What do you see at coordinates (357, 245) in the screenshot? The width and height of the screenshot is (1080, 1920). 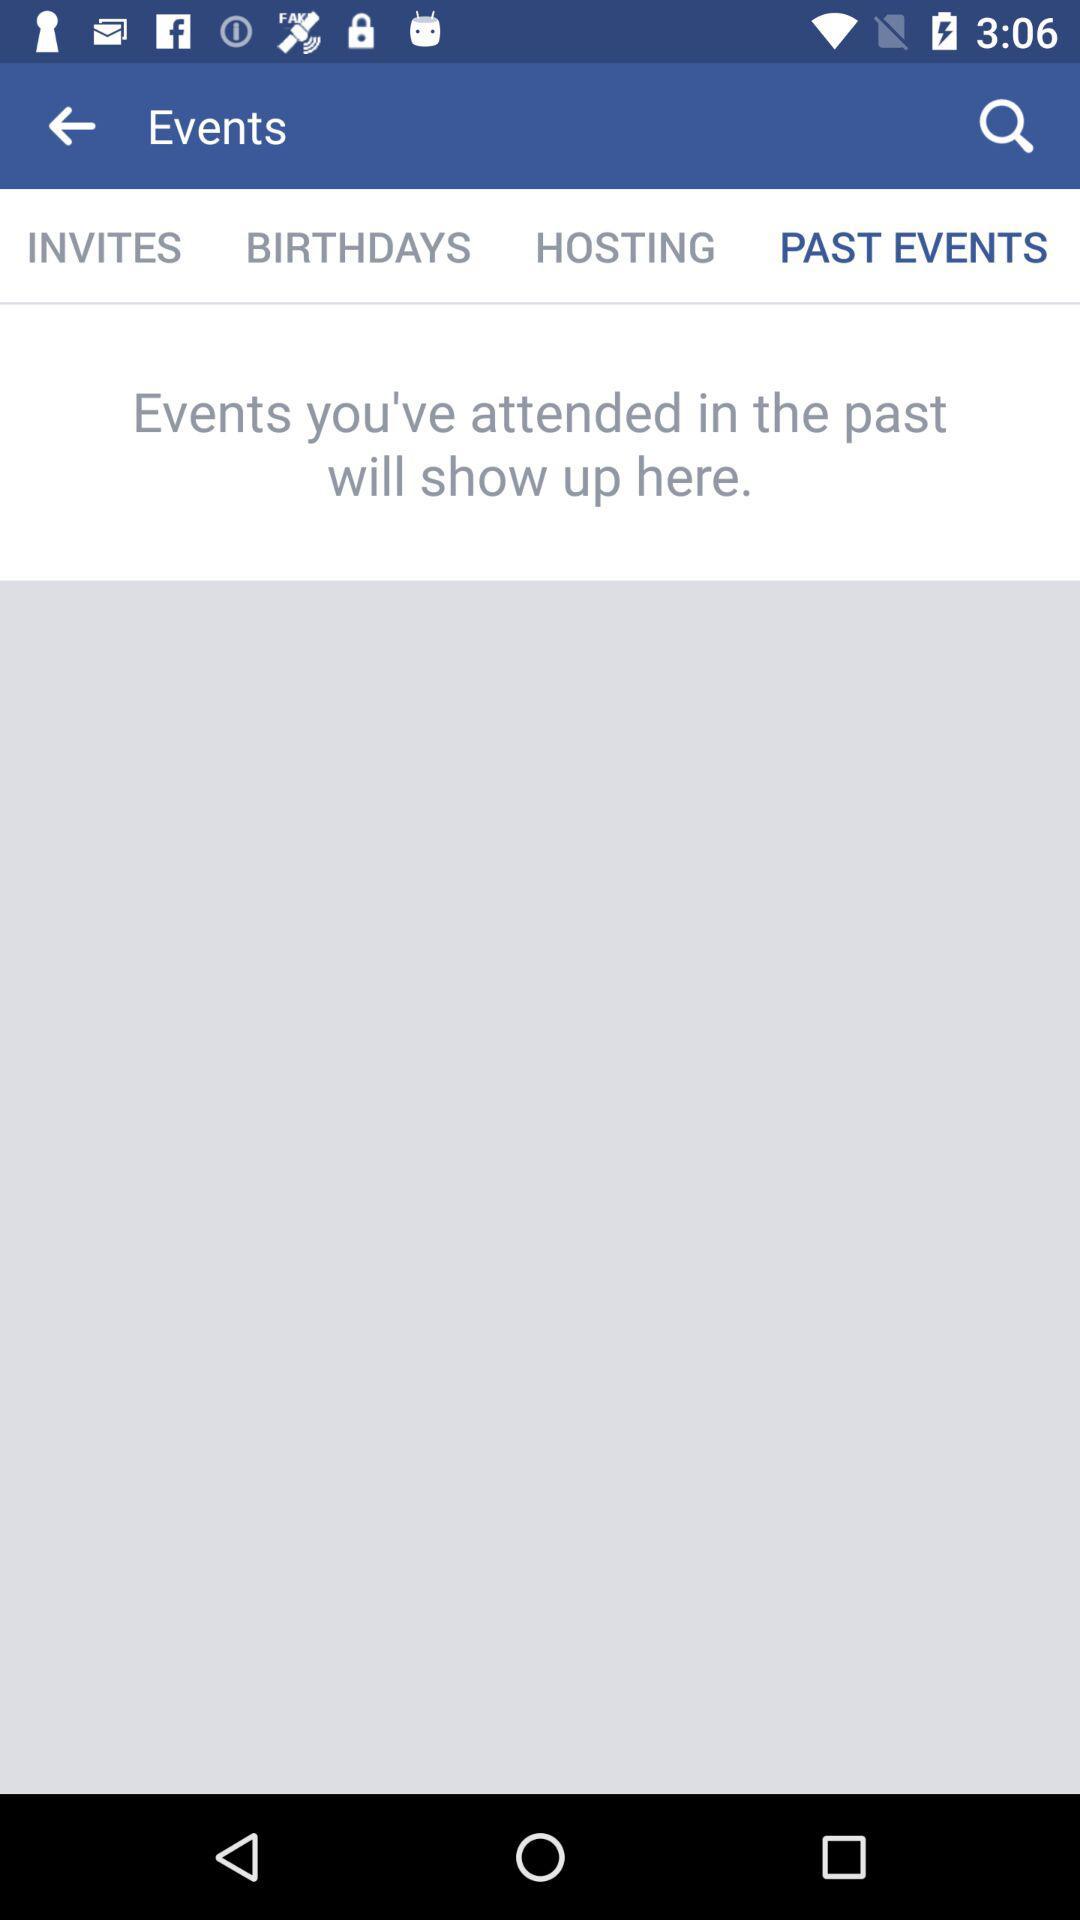 I see `icon next to the invites` at bounding box center [357, 245].